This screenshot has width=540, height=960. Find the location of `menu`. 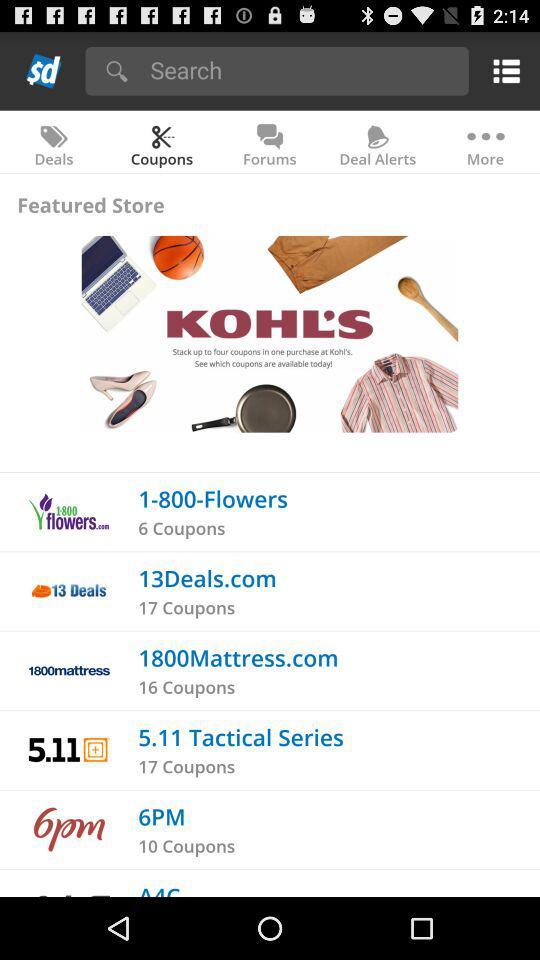

menu is located at coordinates (502, 70).